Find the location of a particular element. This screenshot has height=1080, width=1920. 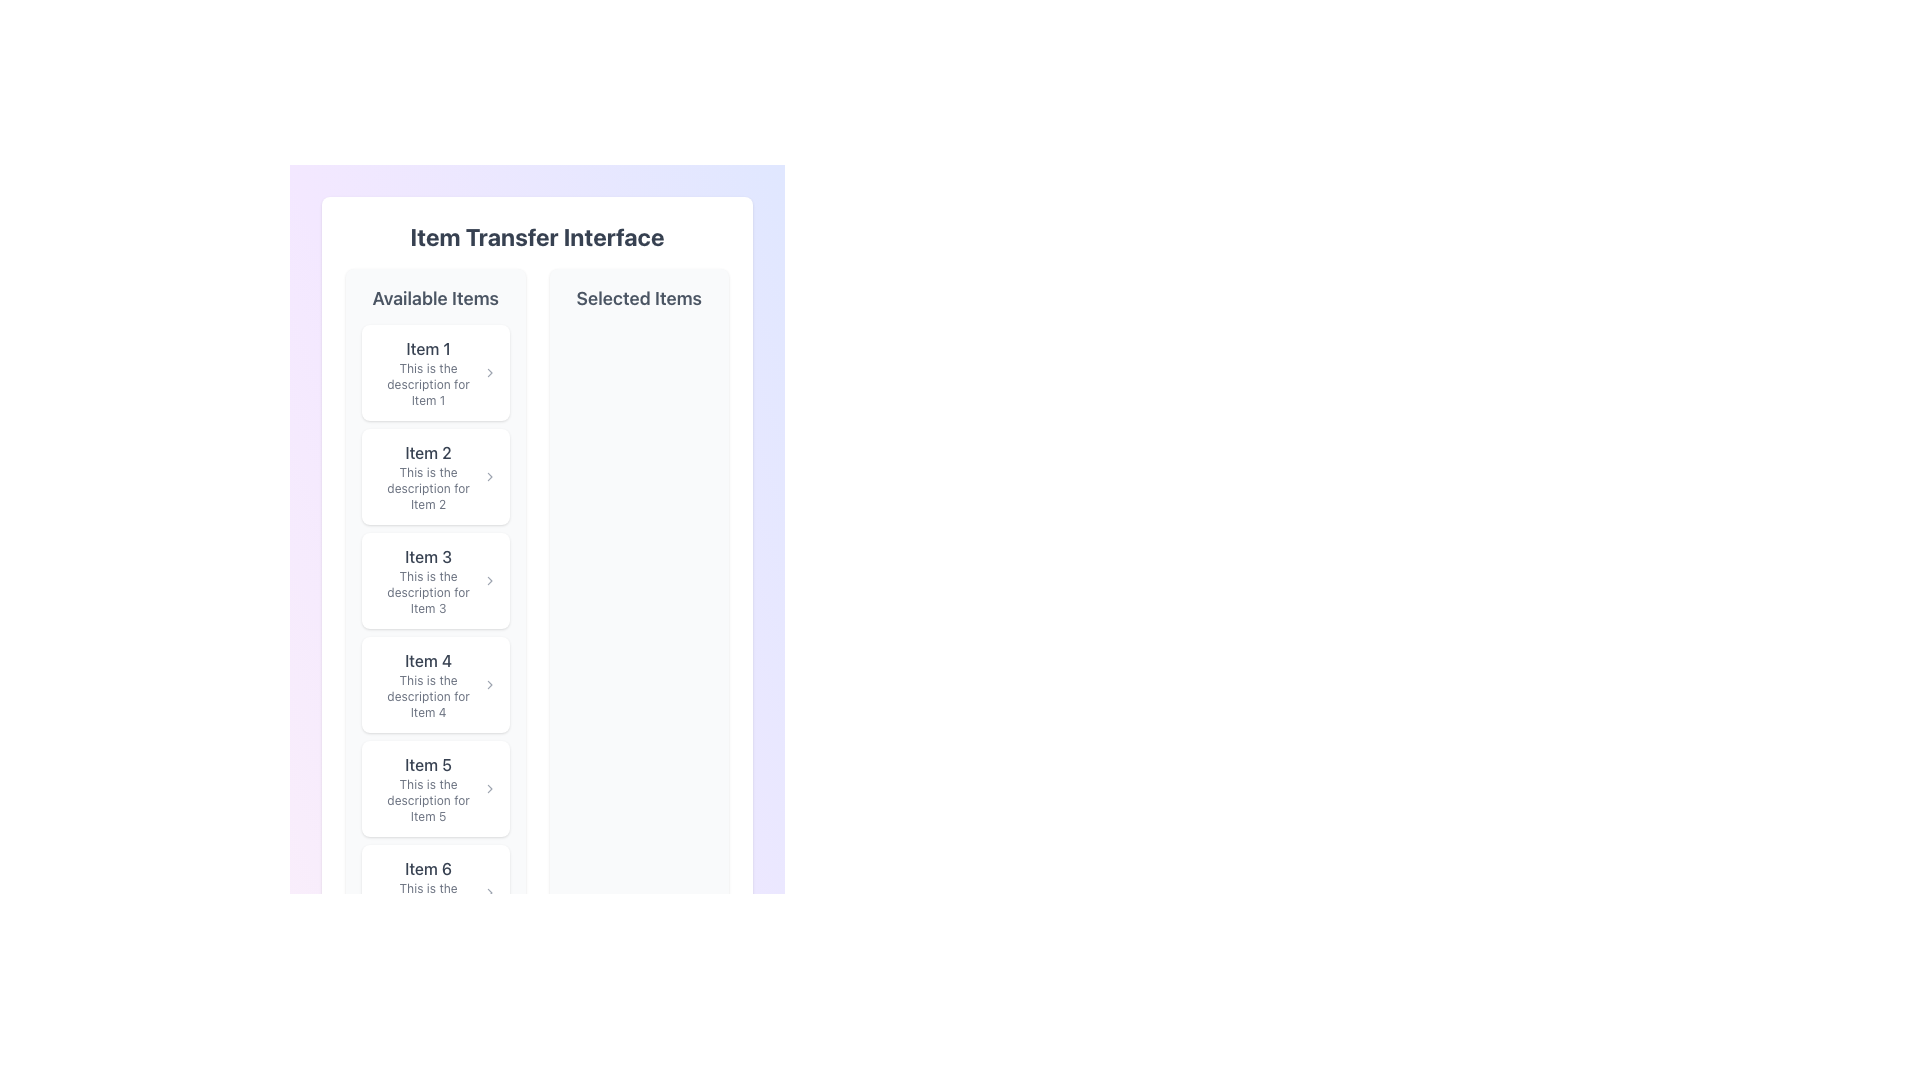

the text element reading 'This is the description for Item 3', which is styled with a smaller font size and a gray hue, positioned below 'Item 3' in the 'Available Items' column is located at coordinates (427, 592).